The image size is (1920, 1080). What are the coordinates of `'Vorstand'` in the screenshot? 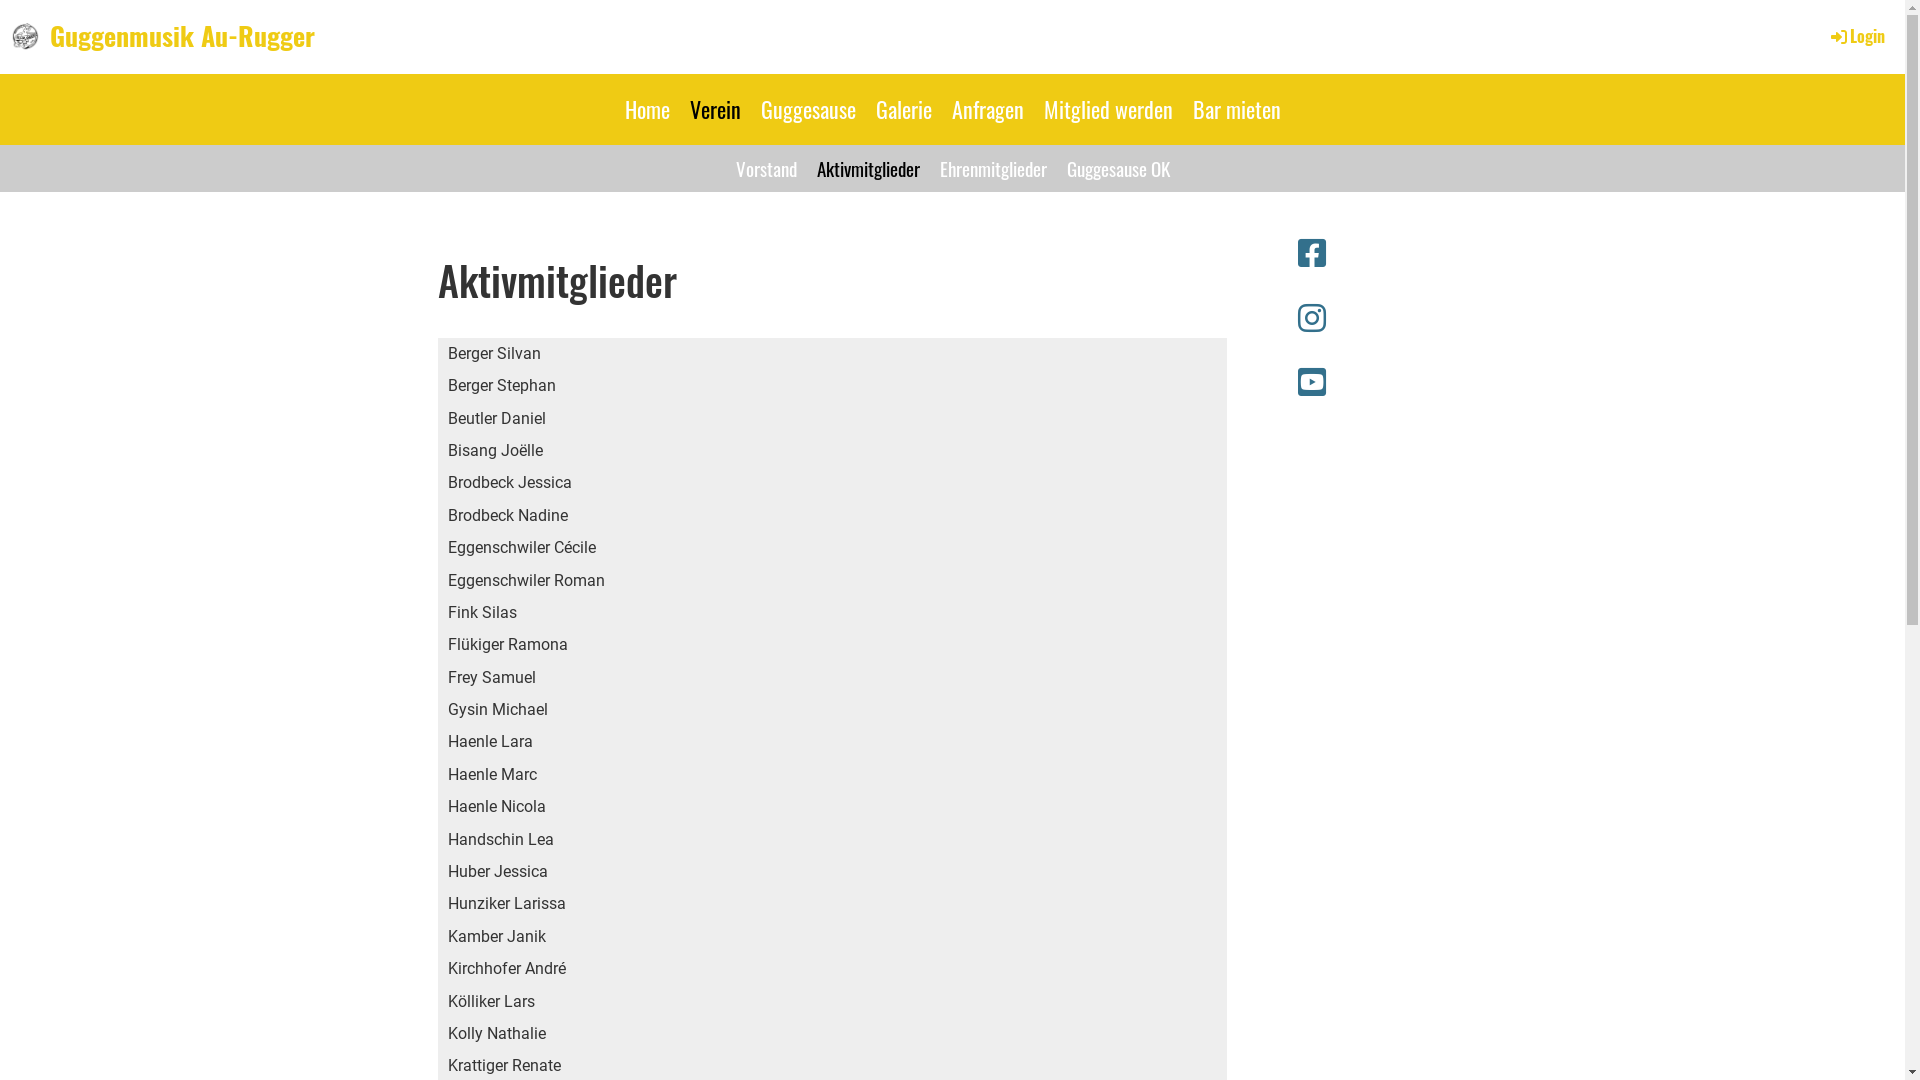 It's located at (724, 167).